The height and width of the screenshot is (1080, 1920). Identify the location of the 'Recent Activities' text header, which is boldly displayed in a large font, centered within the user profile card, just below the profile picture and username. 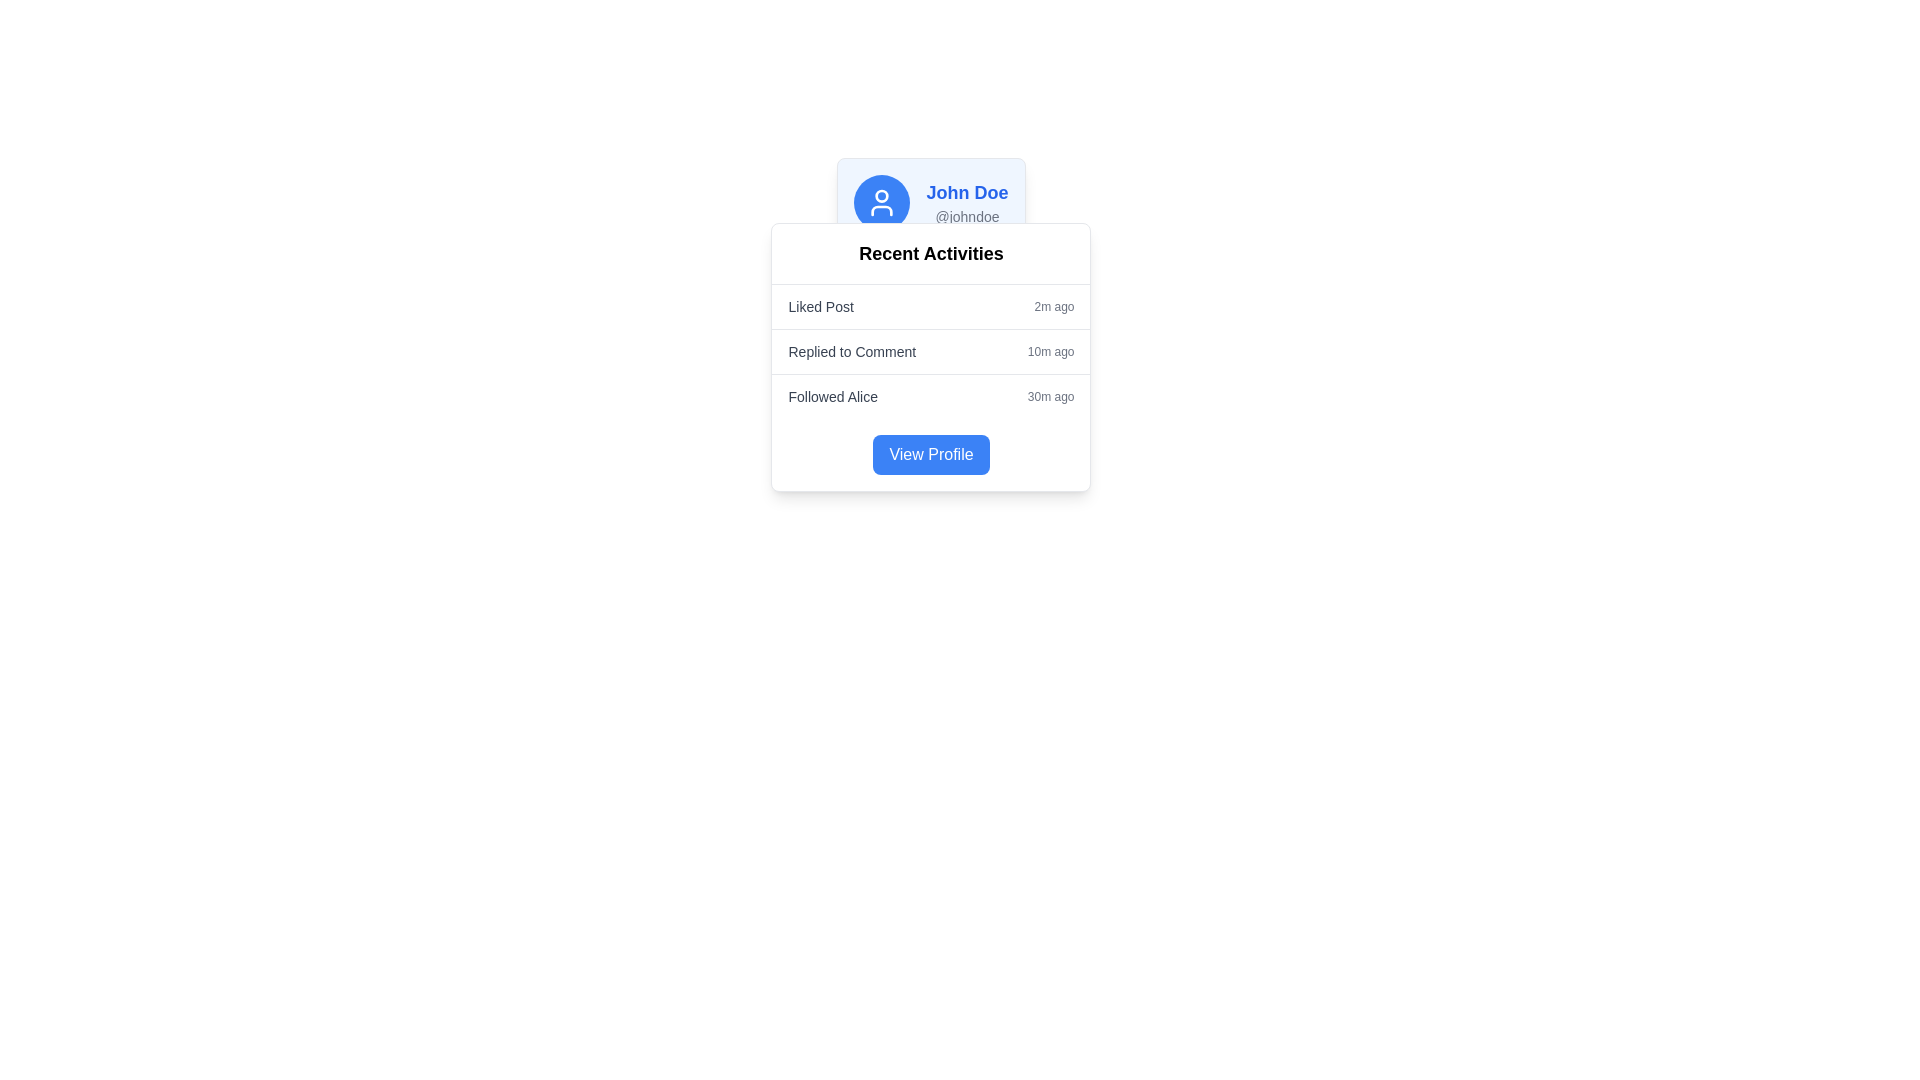
(930, 253).